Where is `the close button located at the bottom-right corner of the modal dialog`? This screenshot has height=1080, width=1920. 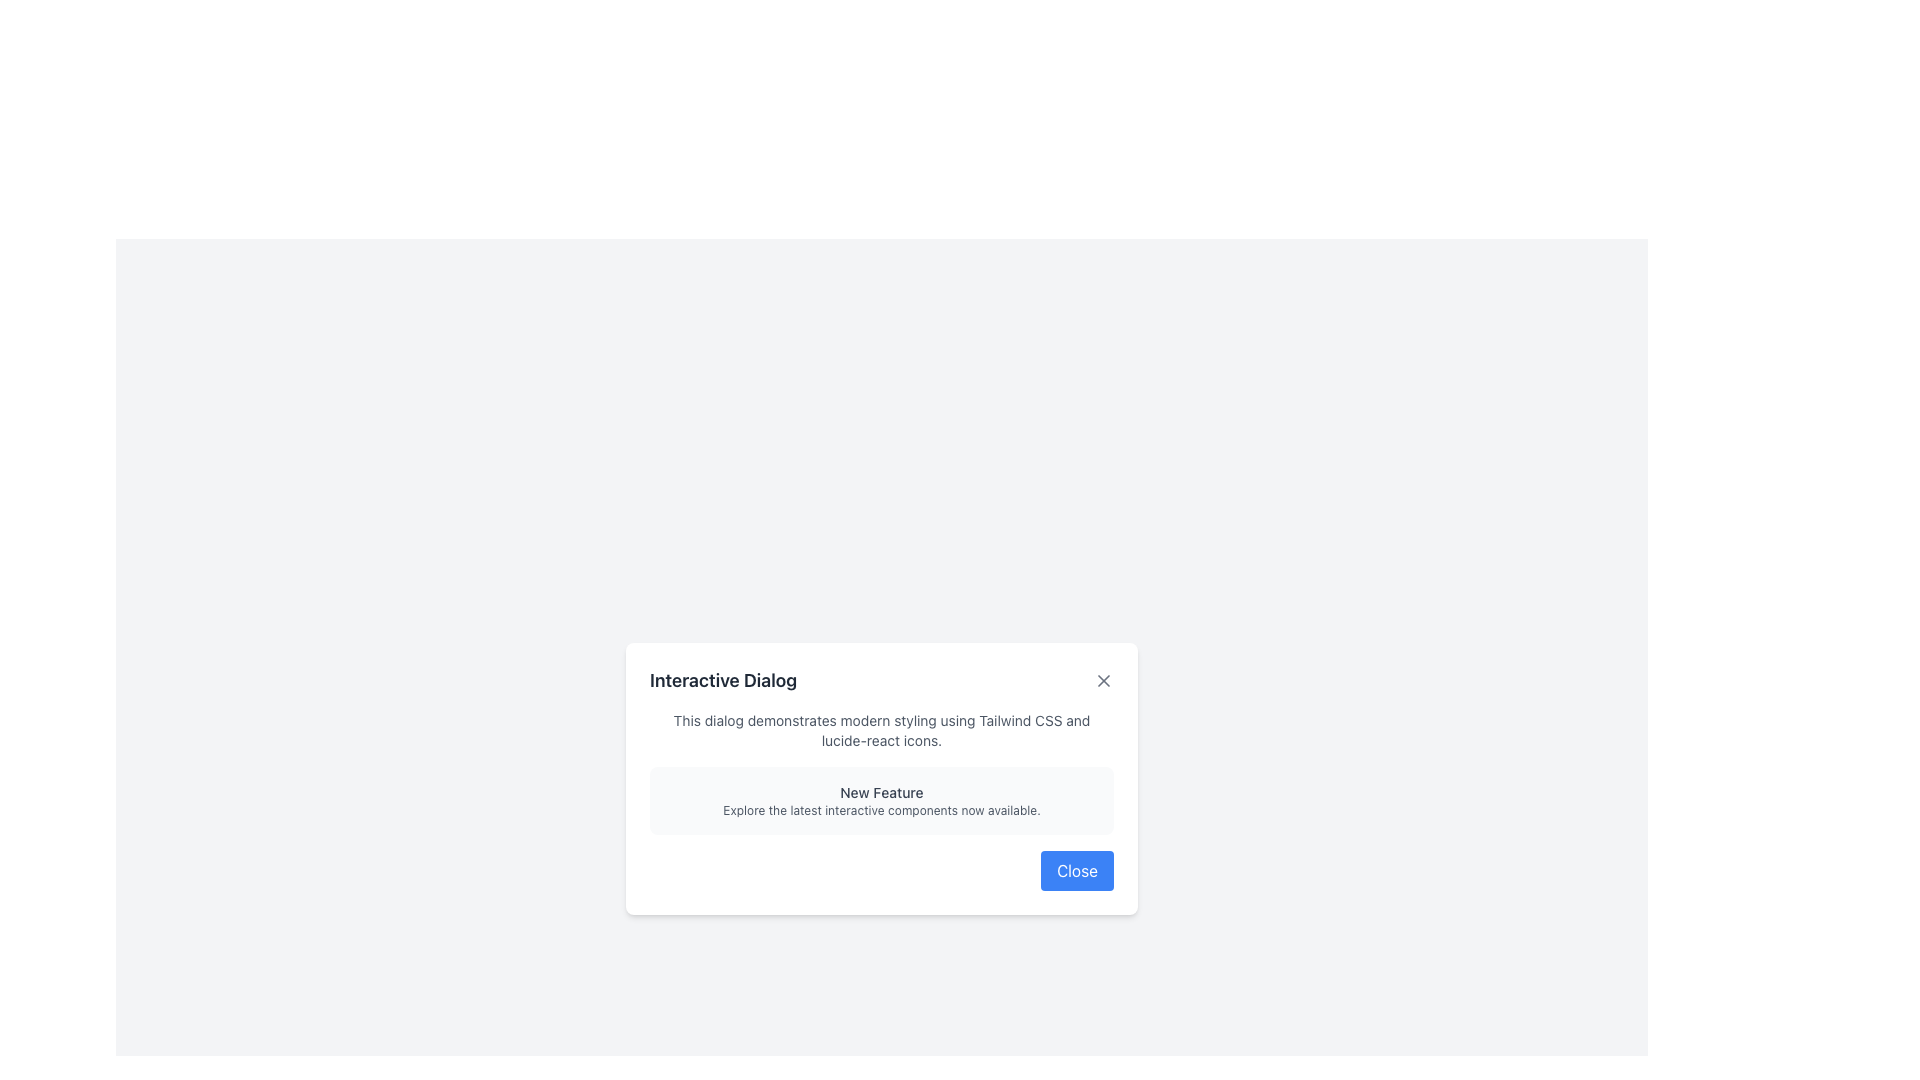 the close button located at the bottom-right corner of the modal dialog is located at coordinates (1076, 870).